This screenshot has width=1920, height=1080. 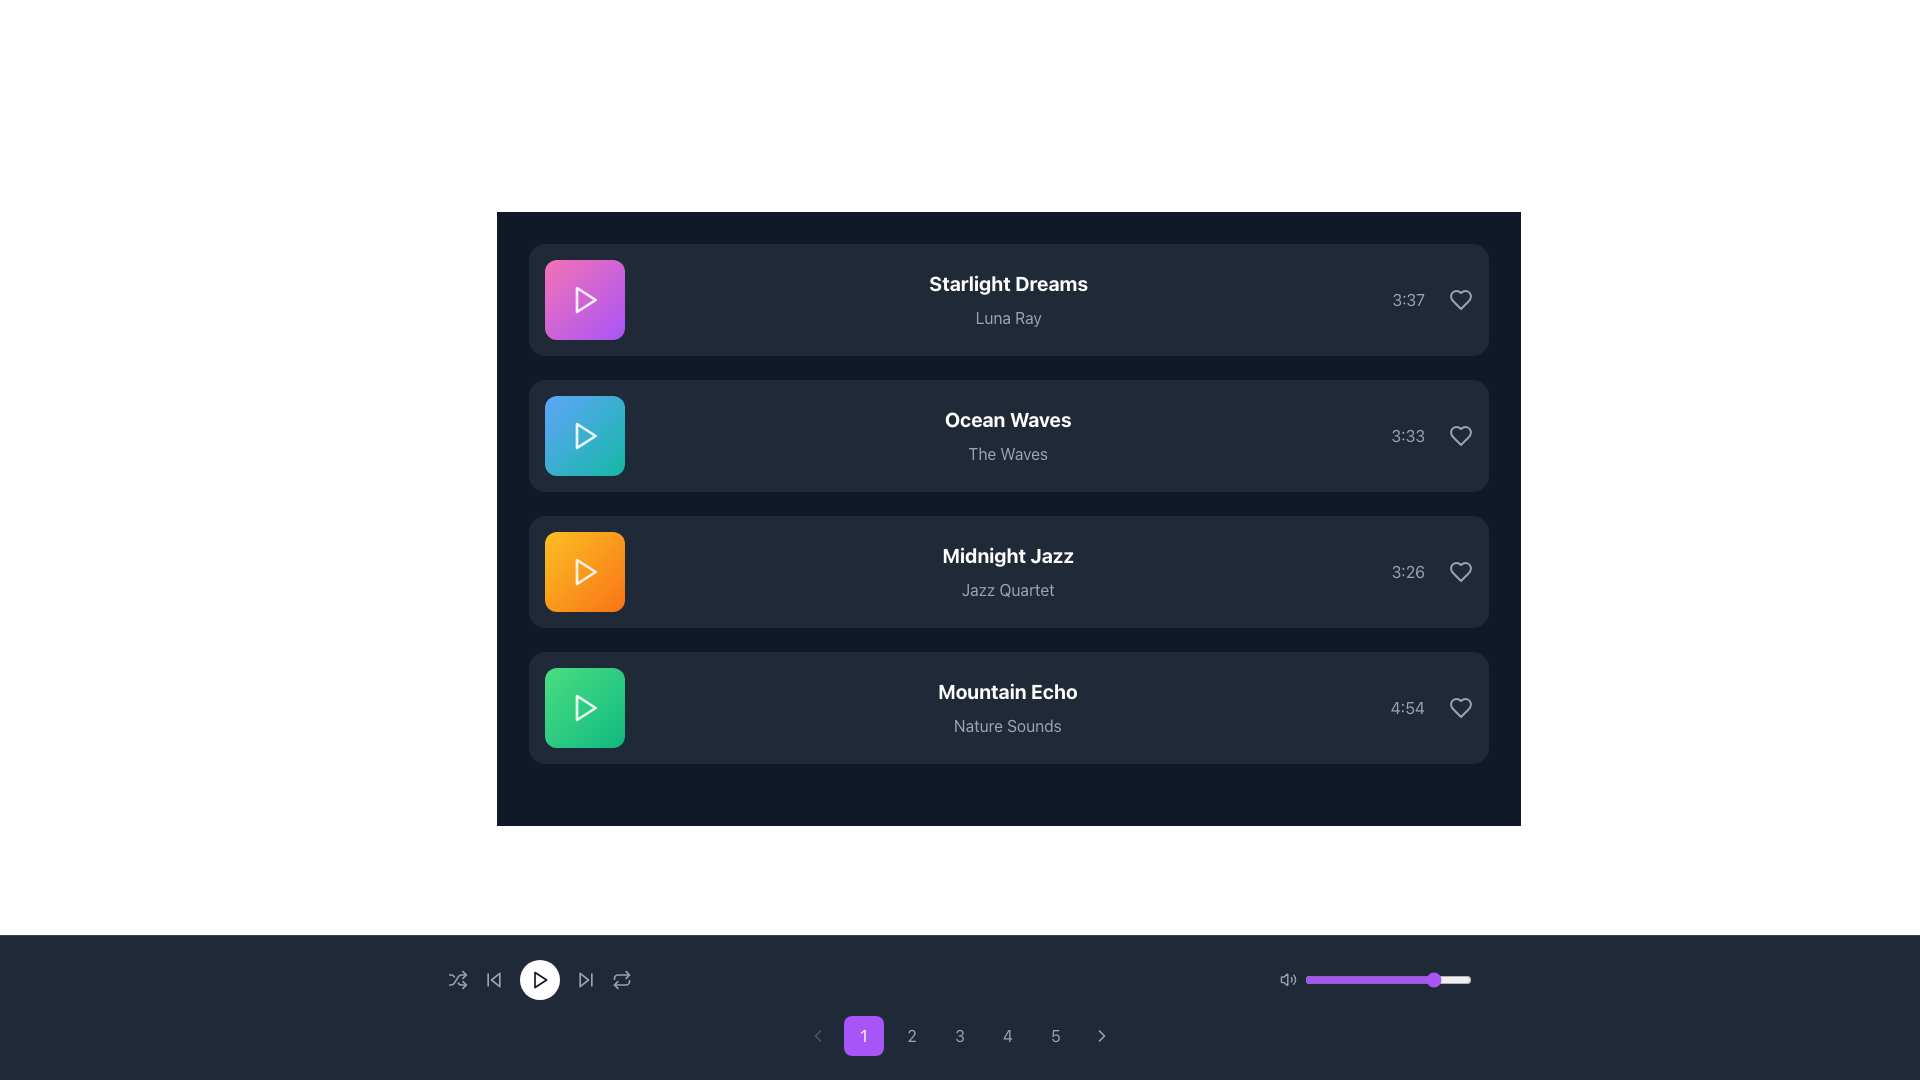 What do you see at coordinates (1430, 978) in the screenshot?
I see `the volume` at bounding box center [1430, 978].